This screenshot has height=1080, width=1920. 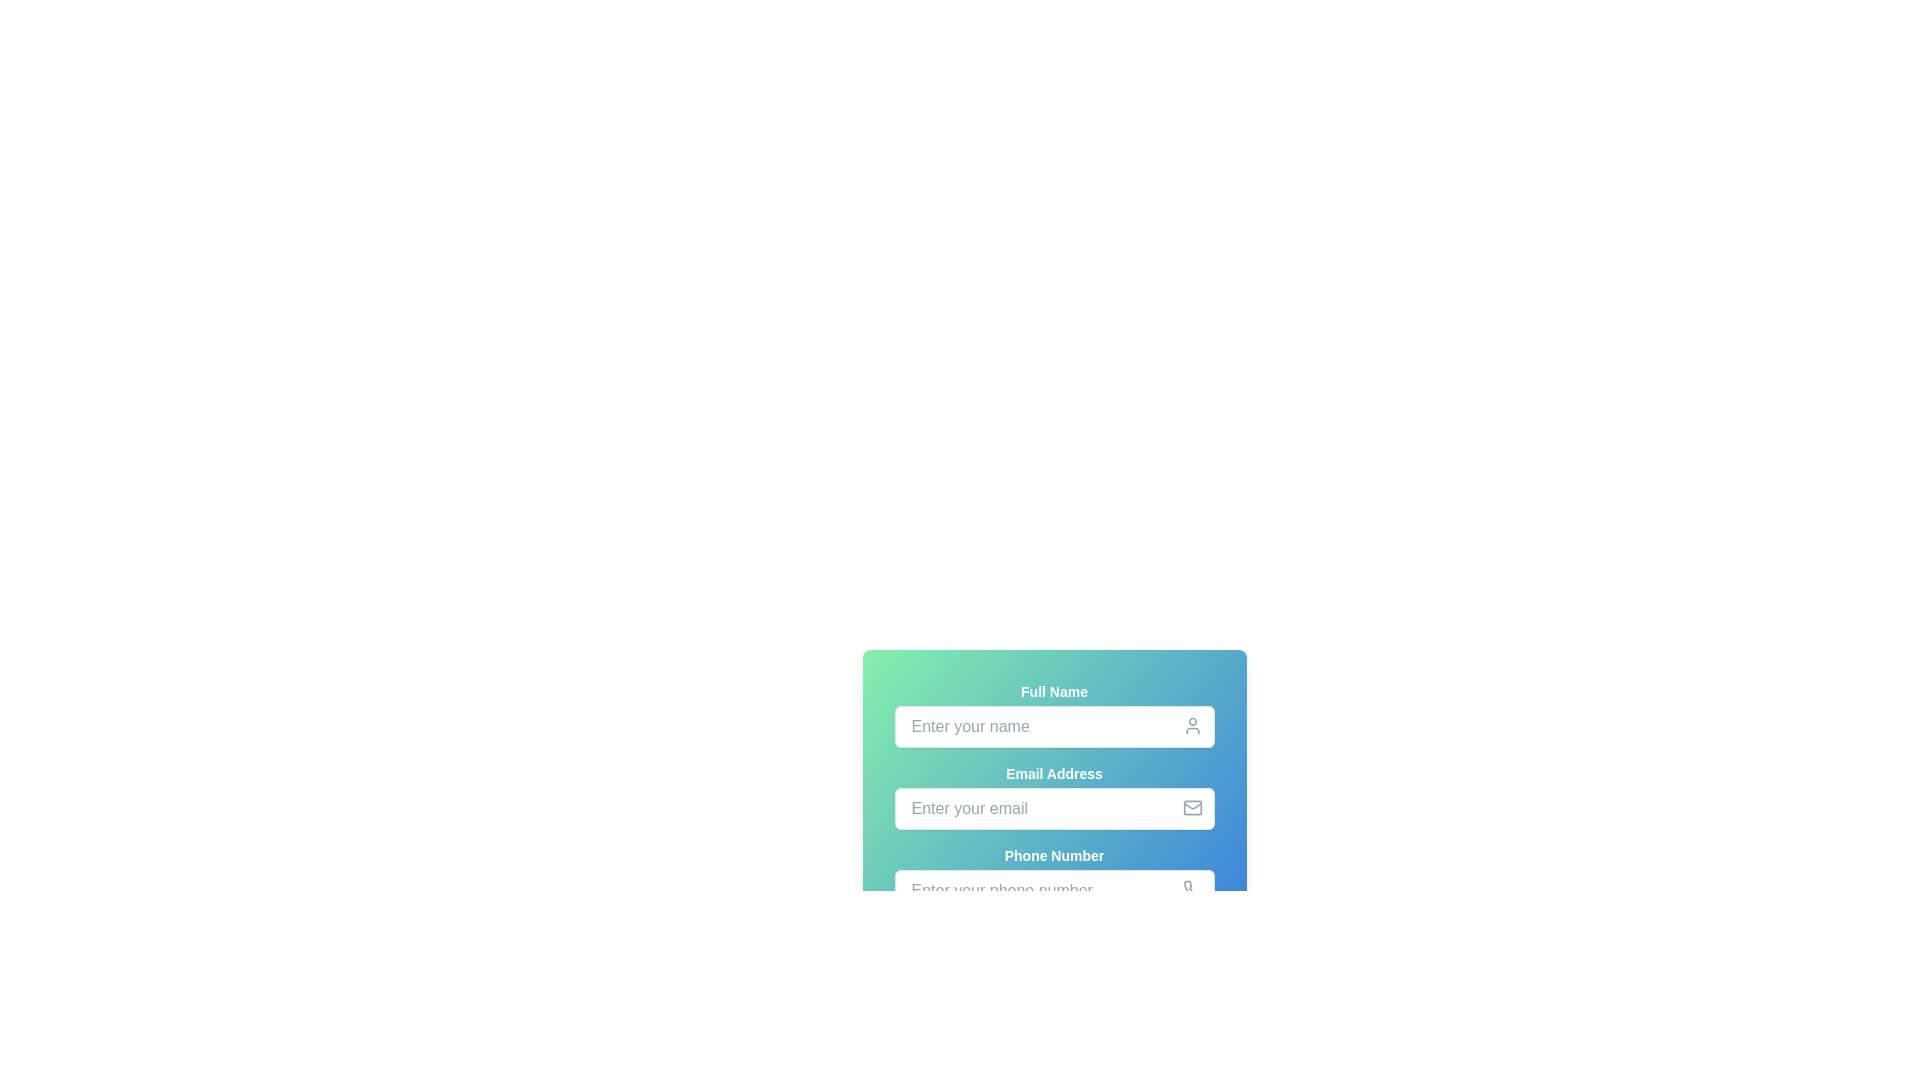 I want to click on the icon serving as a visual indicator for the name input field, positioned at the far right of the 'Enter your name' text input field, so click(x=1192, y=725).